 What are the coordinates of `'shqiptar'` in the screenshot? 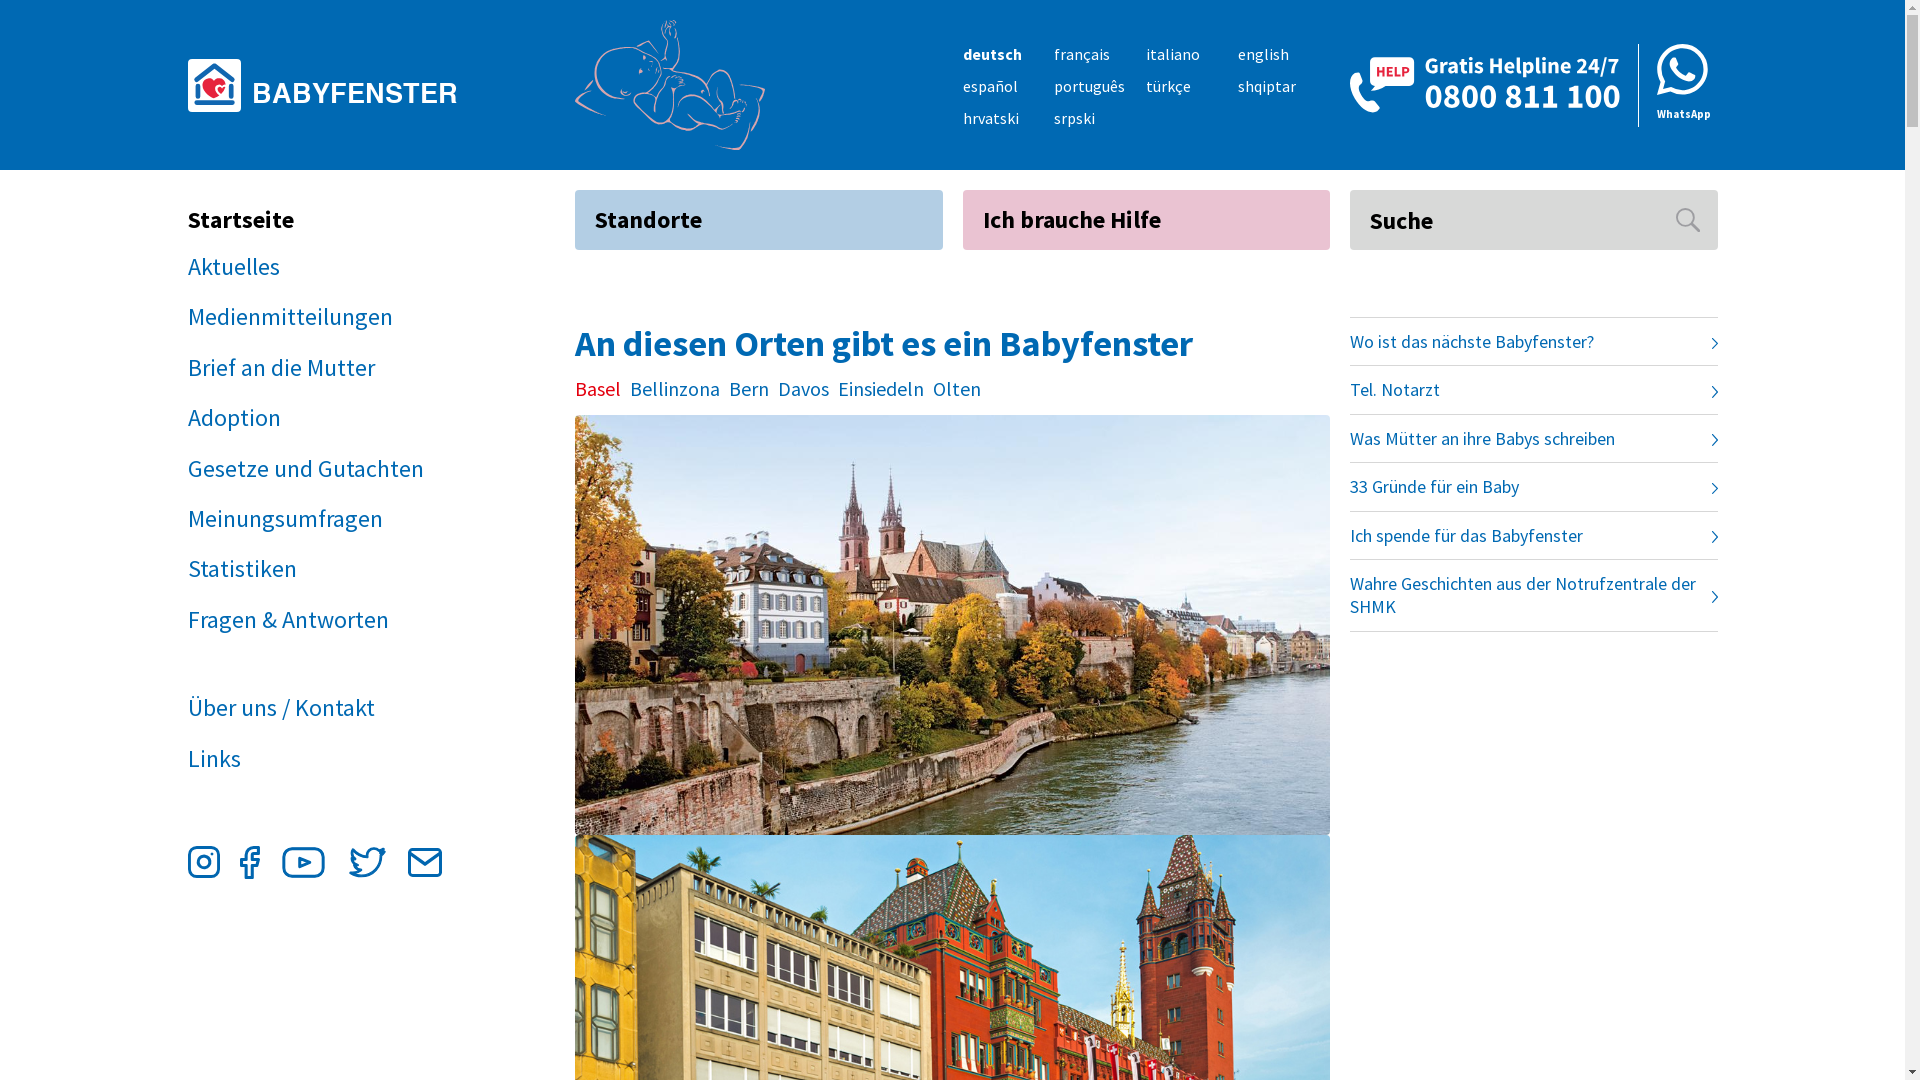 It's located at (1266, 84).